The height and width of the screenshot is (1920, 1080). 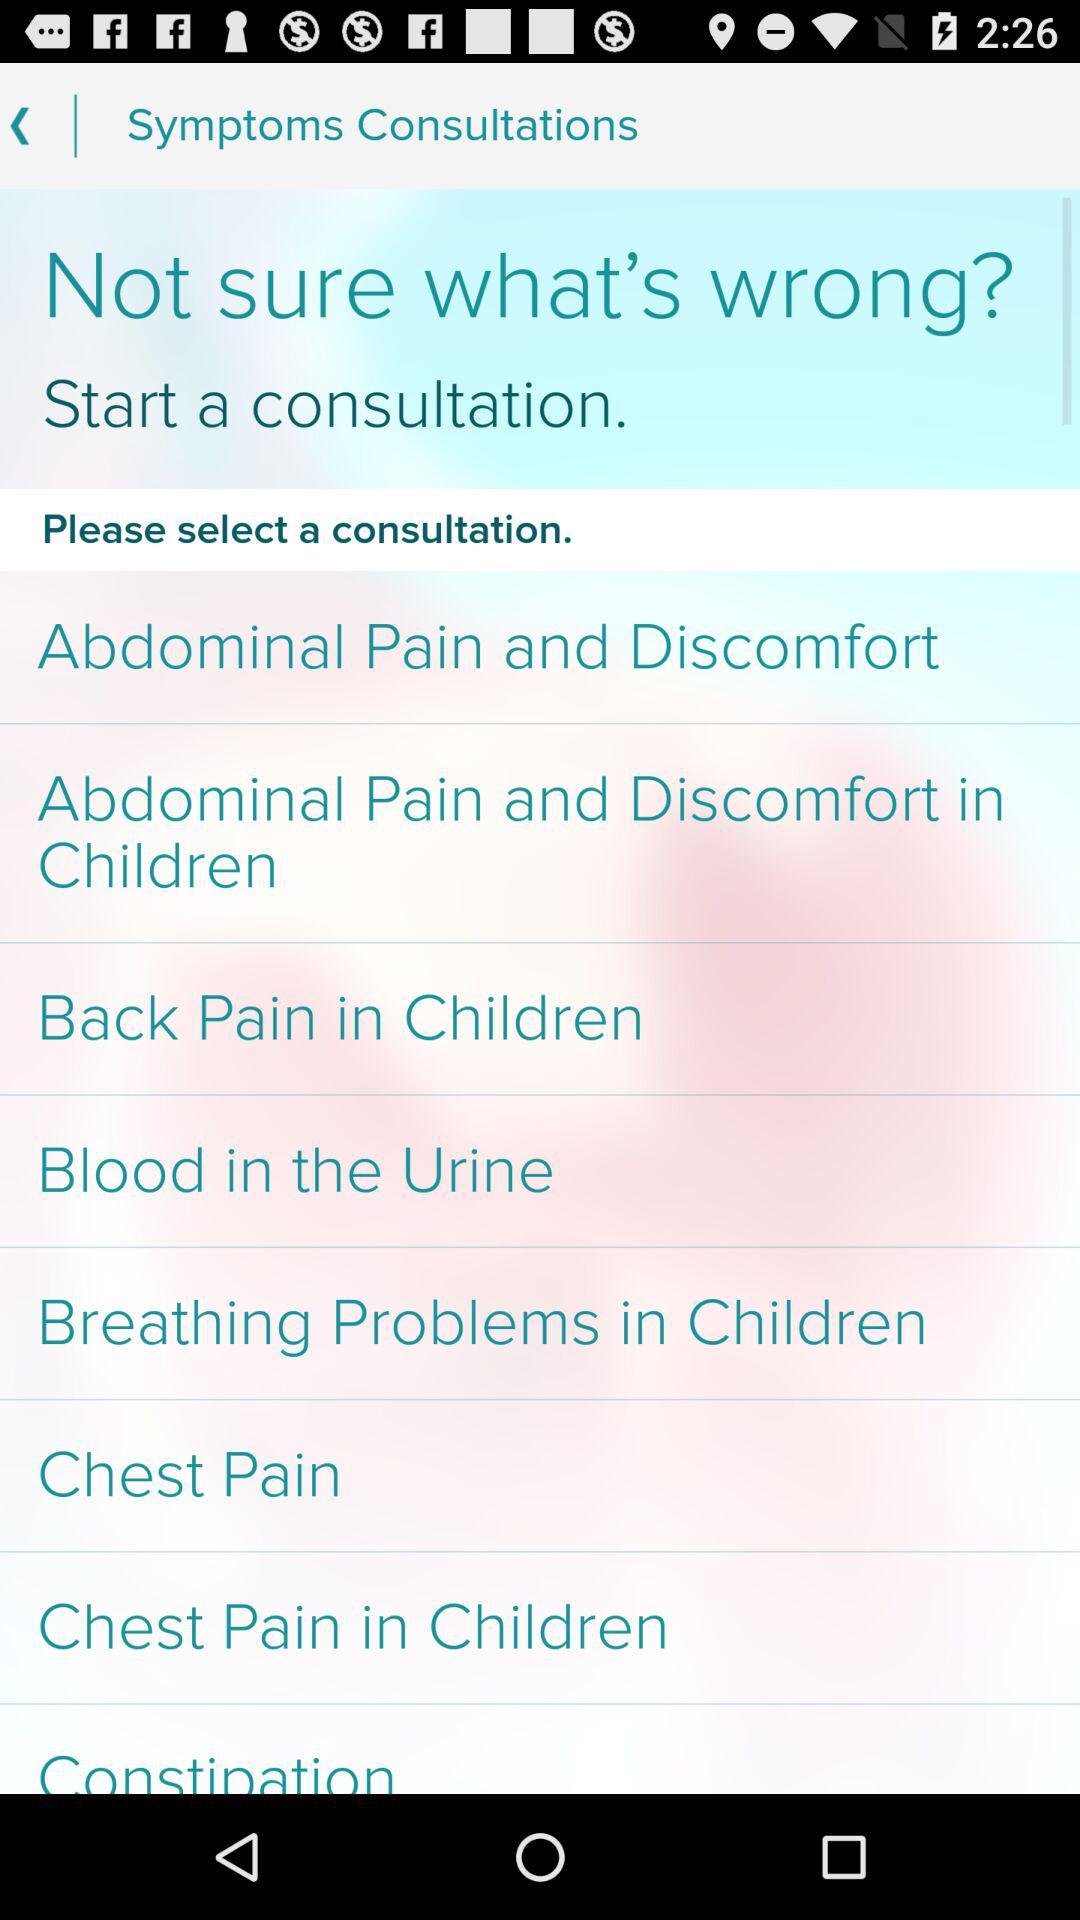 What do you see at coordinates (540, 1323) in the screenshot?
I see `the icon below the blood in the icon` at bounding box center [540, 1323].